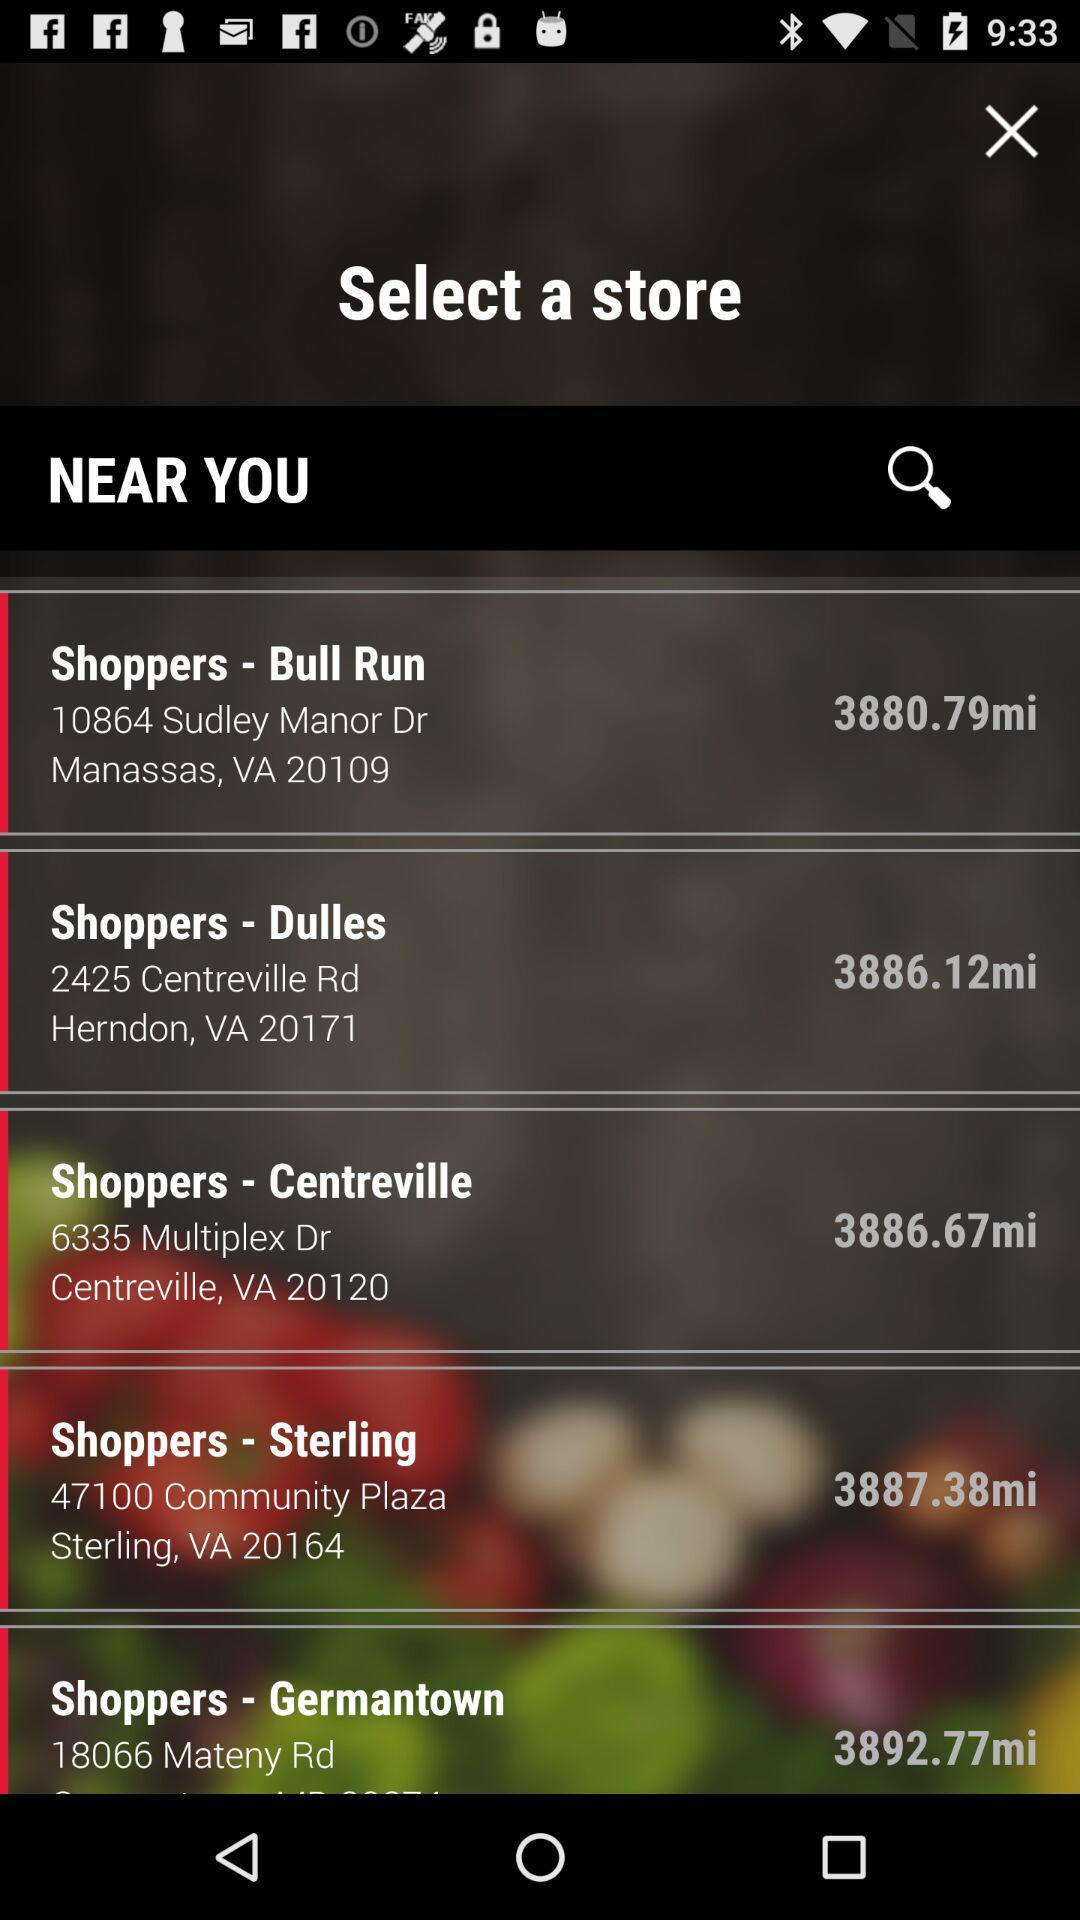 Image resolution: width=1080 pixels, height=1920 pixels. I want to click on the item below the 10864 sudley manor icon, so click(312, 767).